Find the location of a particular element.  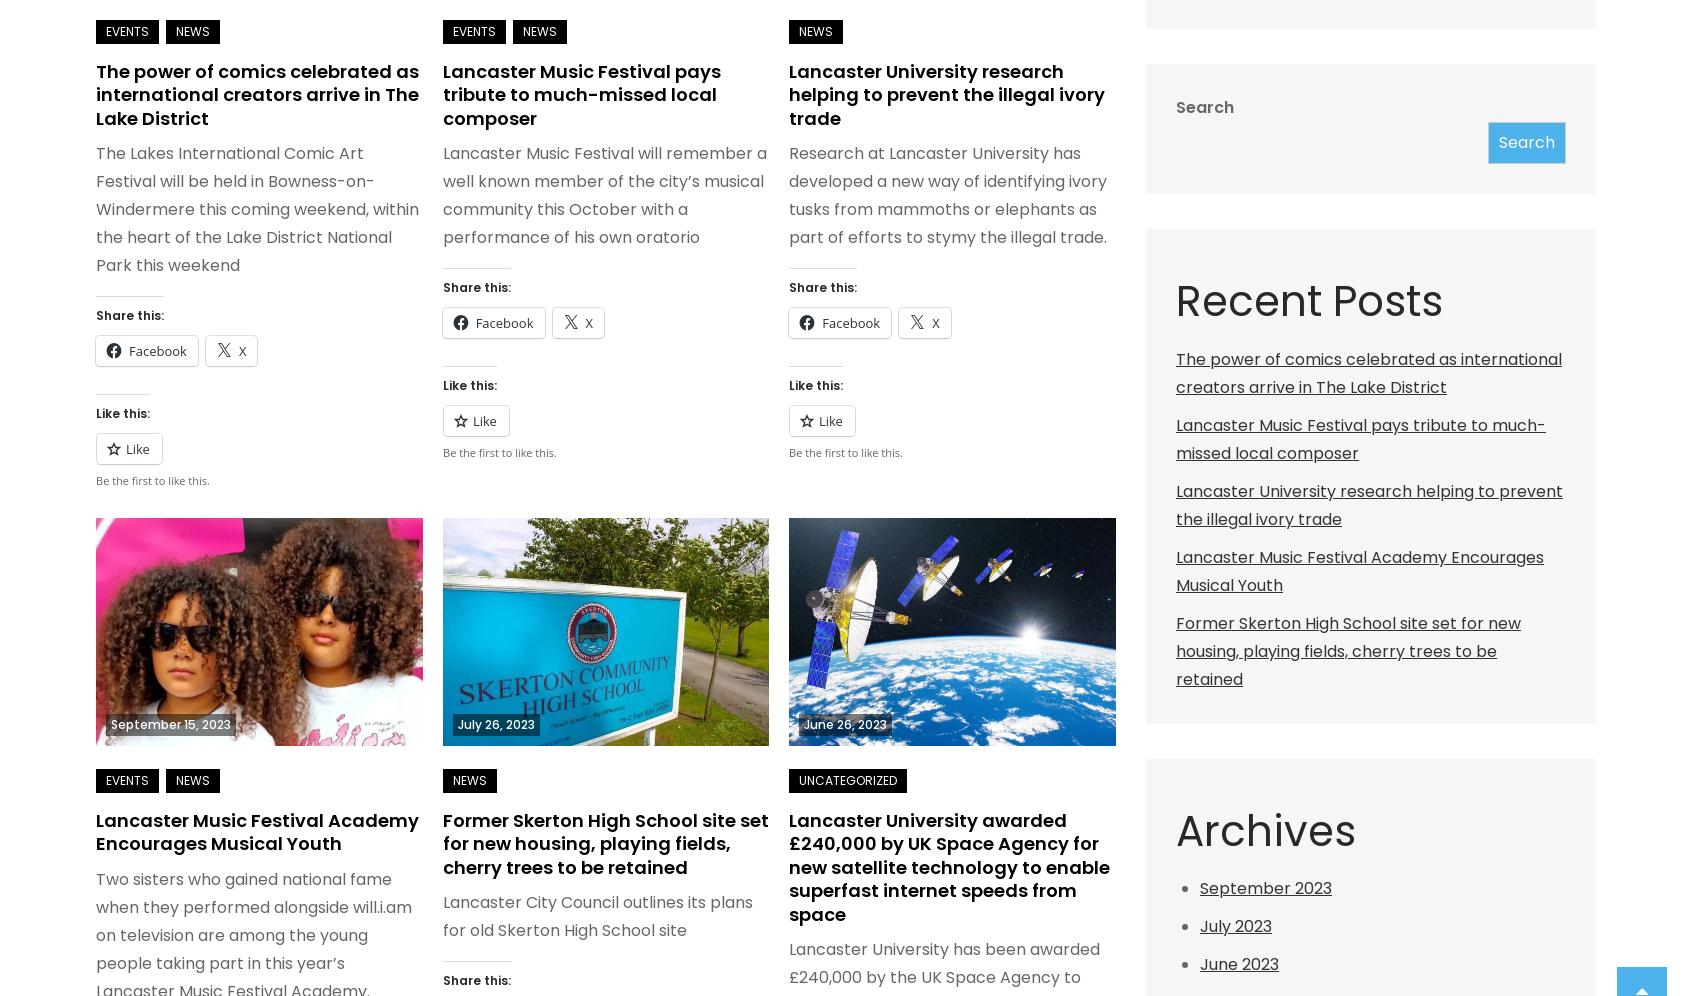

'Lancaster Music Festival will remember a well known member of the city’s musical community this October with a performance of his own oratorio' is located at coordinates (603, 195).